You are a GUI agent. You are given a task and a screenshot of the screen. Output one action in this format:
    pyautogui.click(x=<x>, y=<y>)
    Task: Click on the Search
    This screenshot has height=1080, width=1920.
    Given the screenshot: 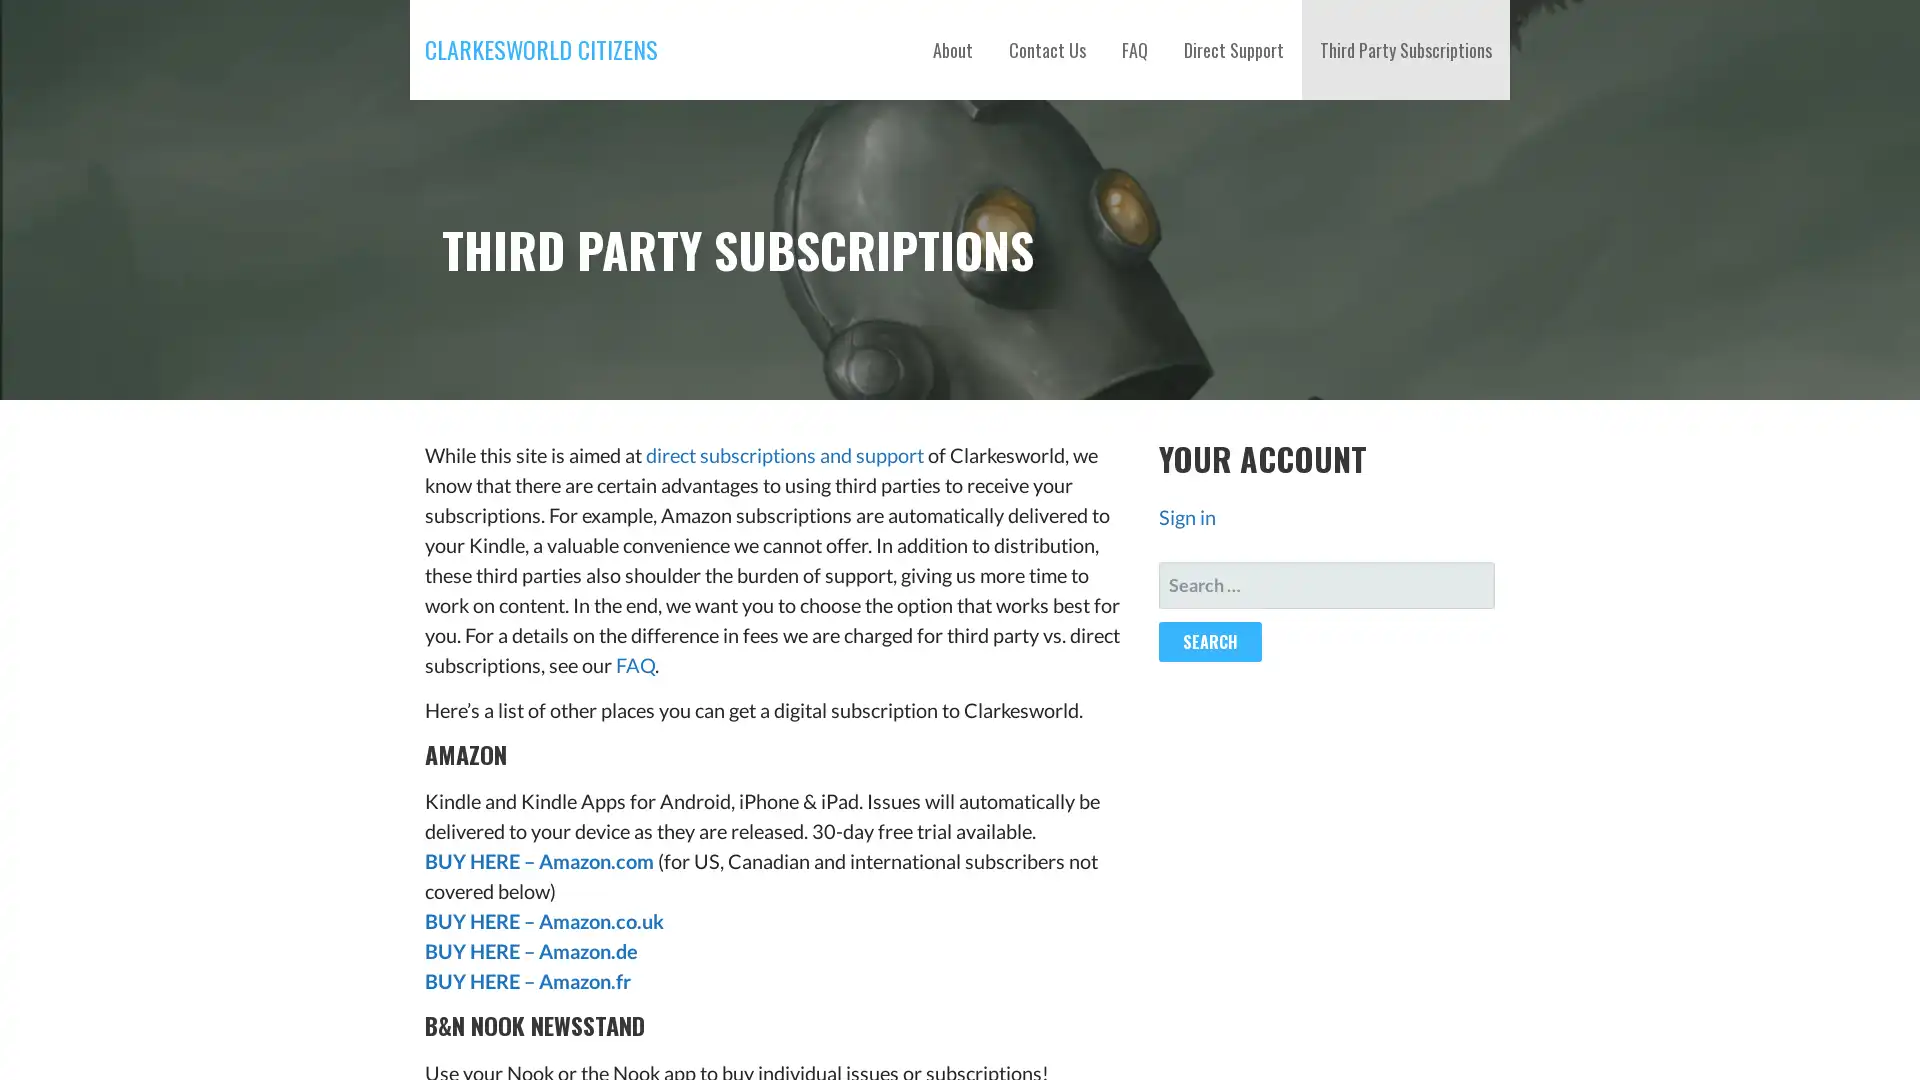 What is the action you would take?
    pyautogui.click(x=1208, y=641)
    